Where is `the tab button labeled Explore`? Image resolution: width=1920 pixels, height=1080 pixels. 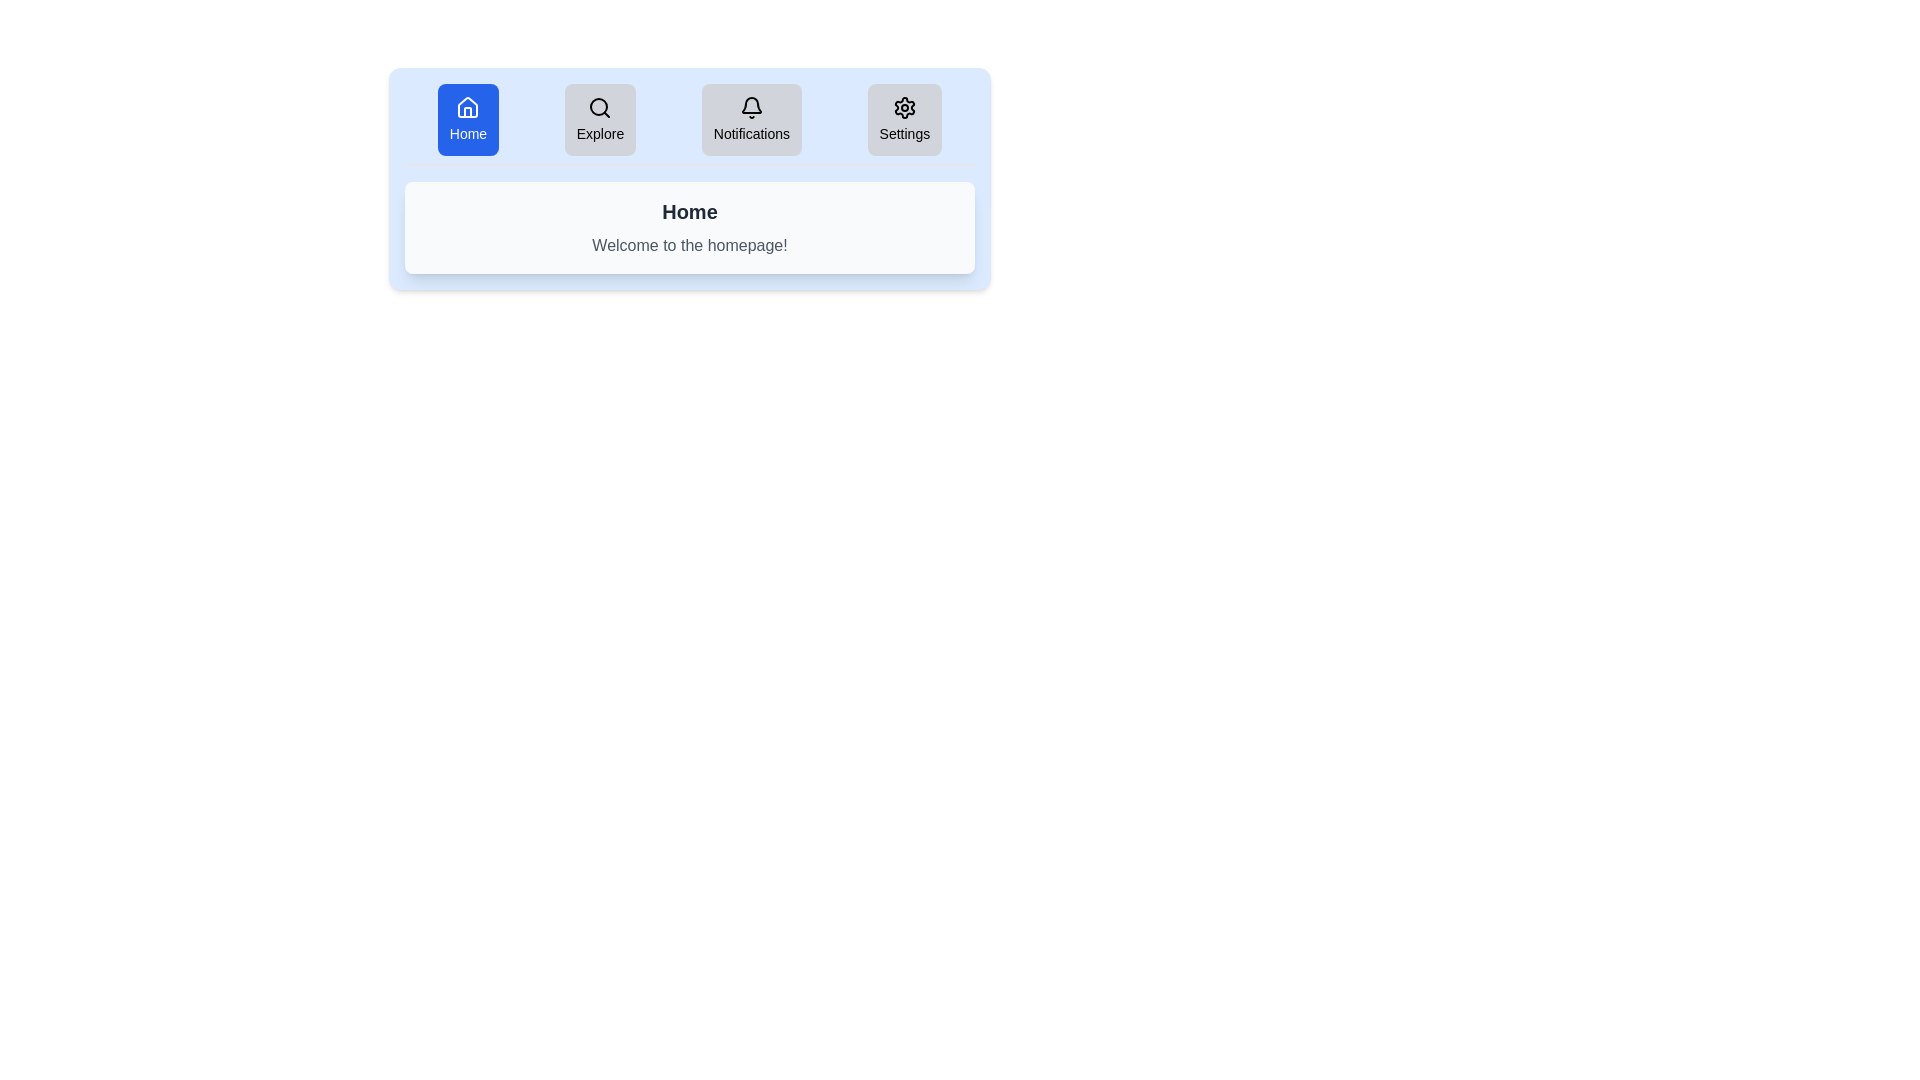 the tab button labeled Explore is located at coordinates (599, 119).